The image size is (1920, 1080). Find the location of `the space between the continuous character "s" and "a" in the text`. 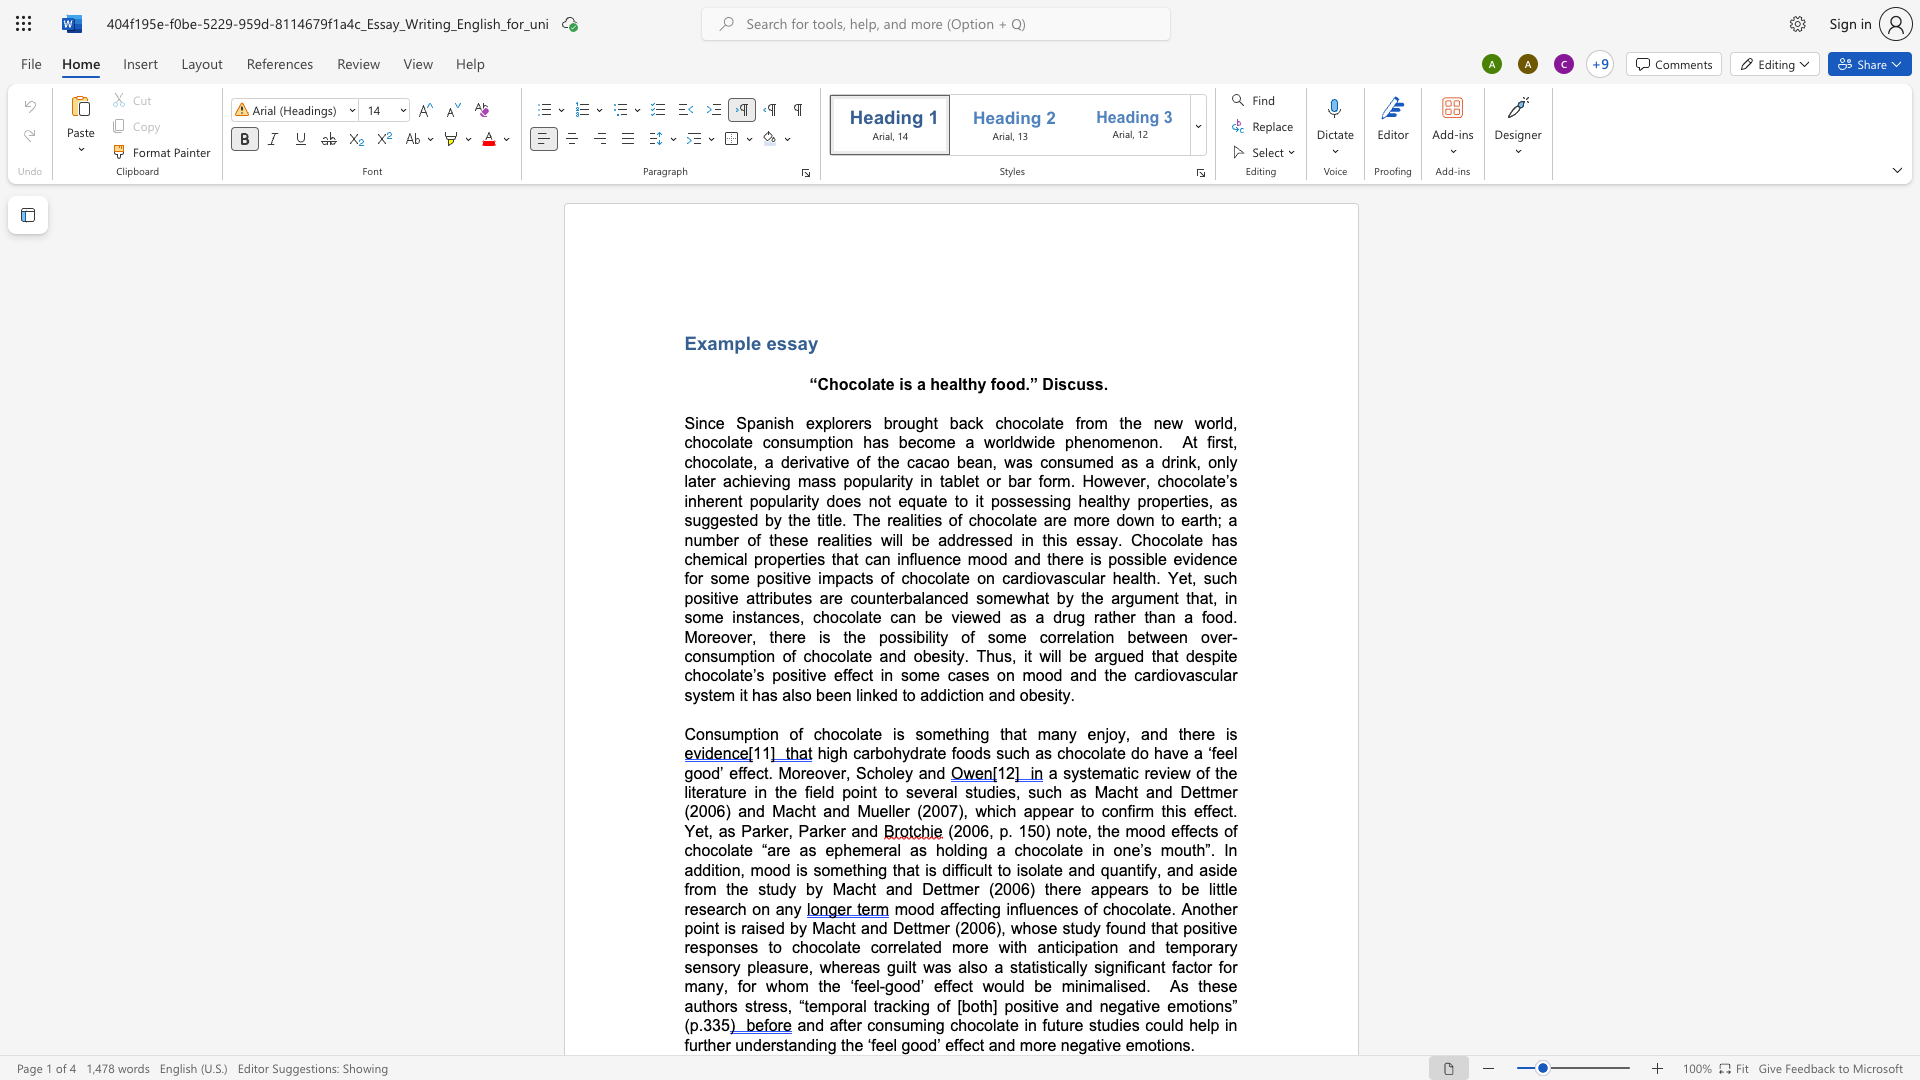

the space between the continuous character "s" and "a" in the text is located at coordinates (796, 342).